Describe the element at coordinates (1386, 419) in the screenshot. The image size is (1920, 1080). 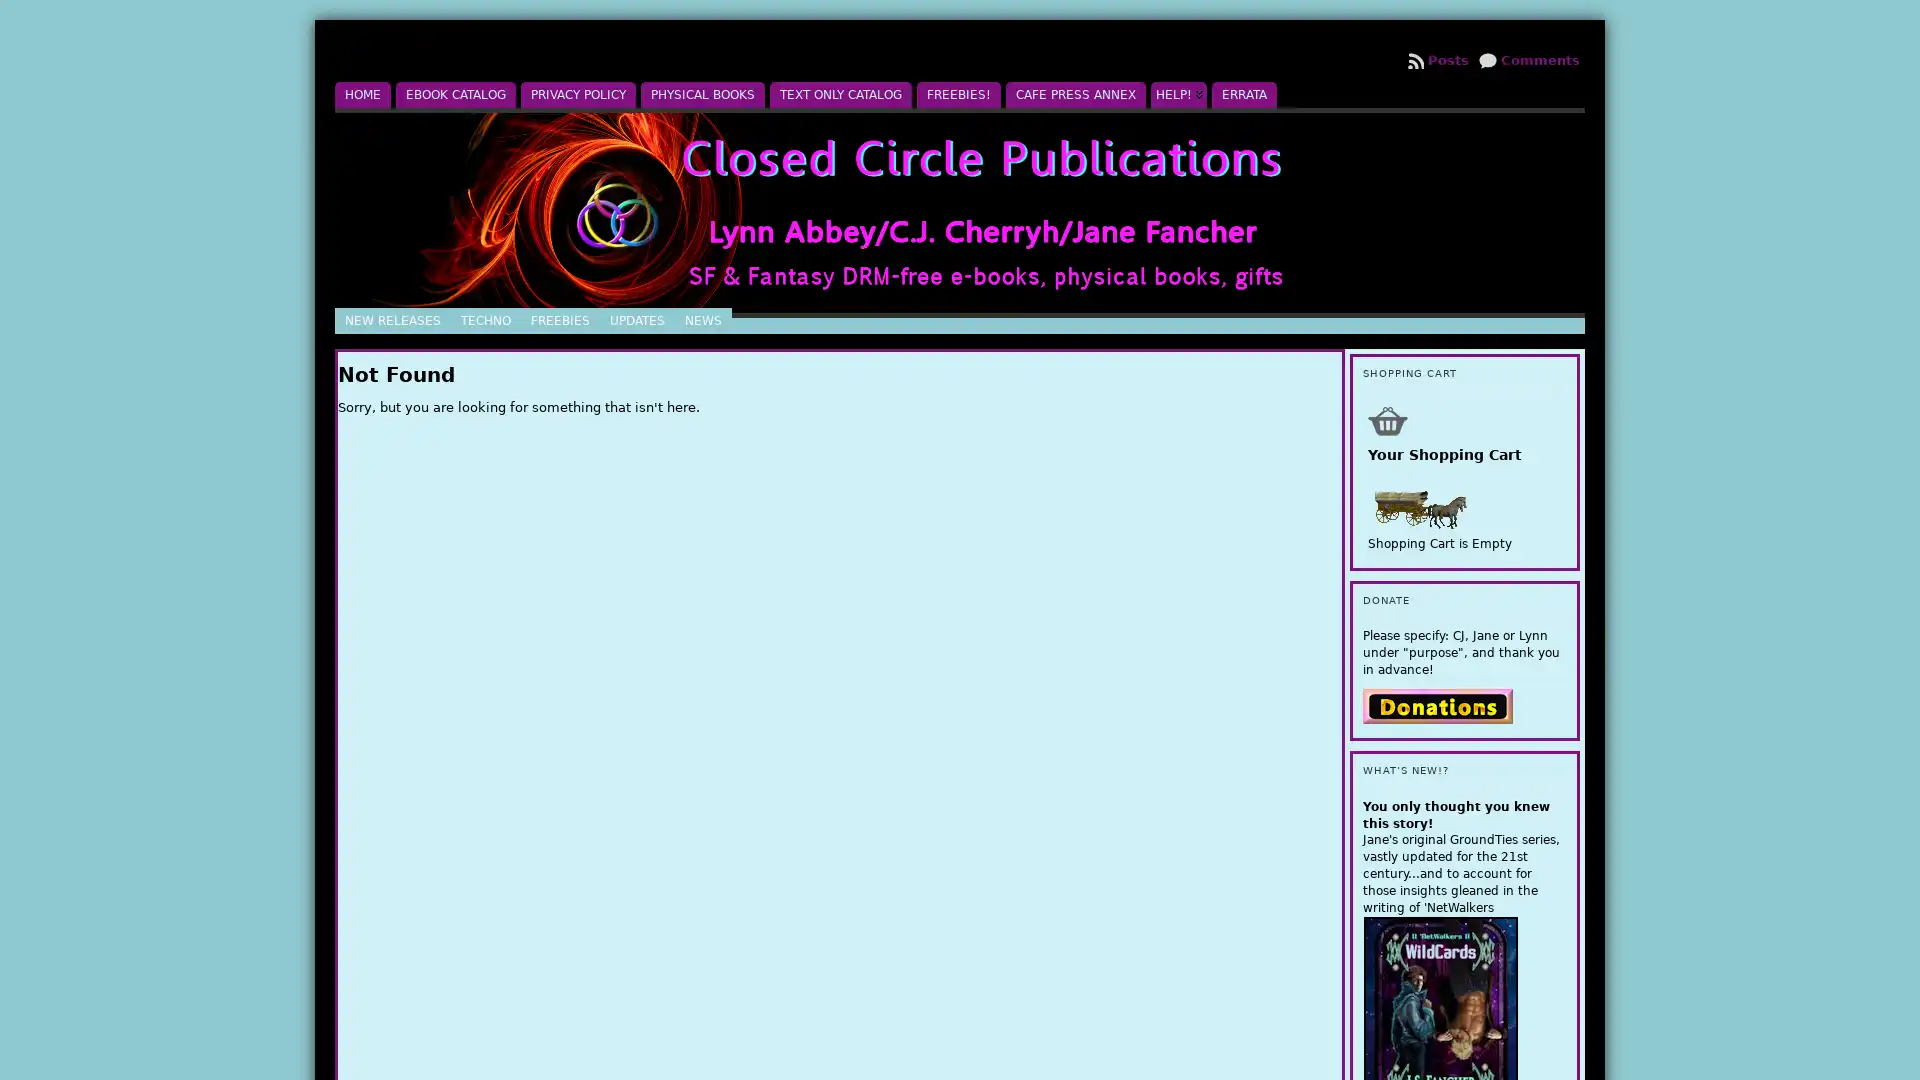
I see `Shopping Cart` at that location.